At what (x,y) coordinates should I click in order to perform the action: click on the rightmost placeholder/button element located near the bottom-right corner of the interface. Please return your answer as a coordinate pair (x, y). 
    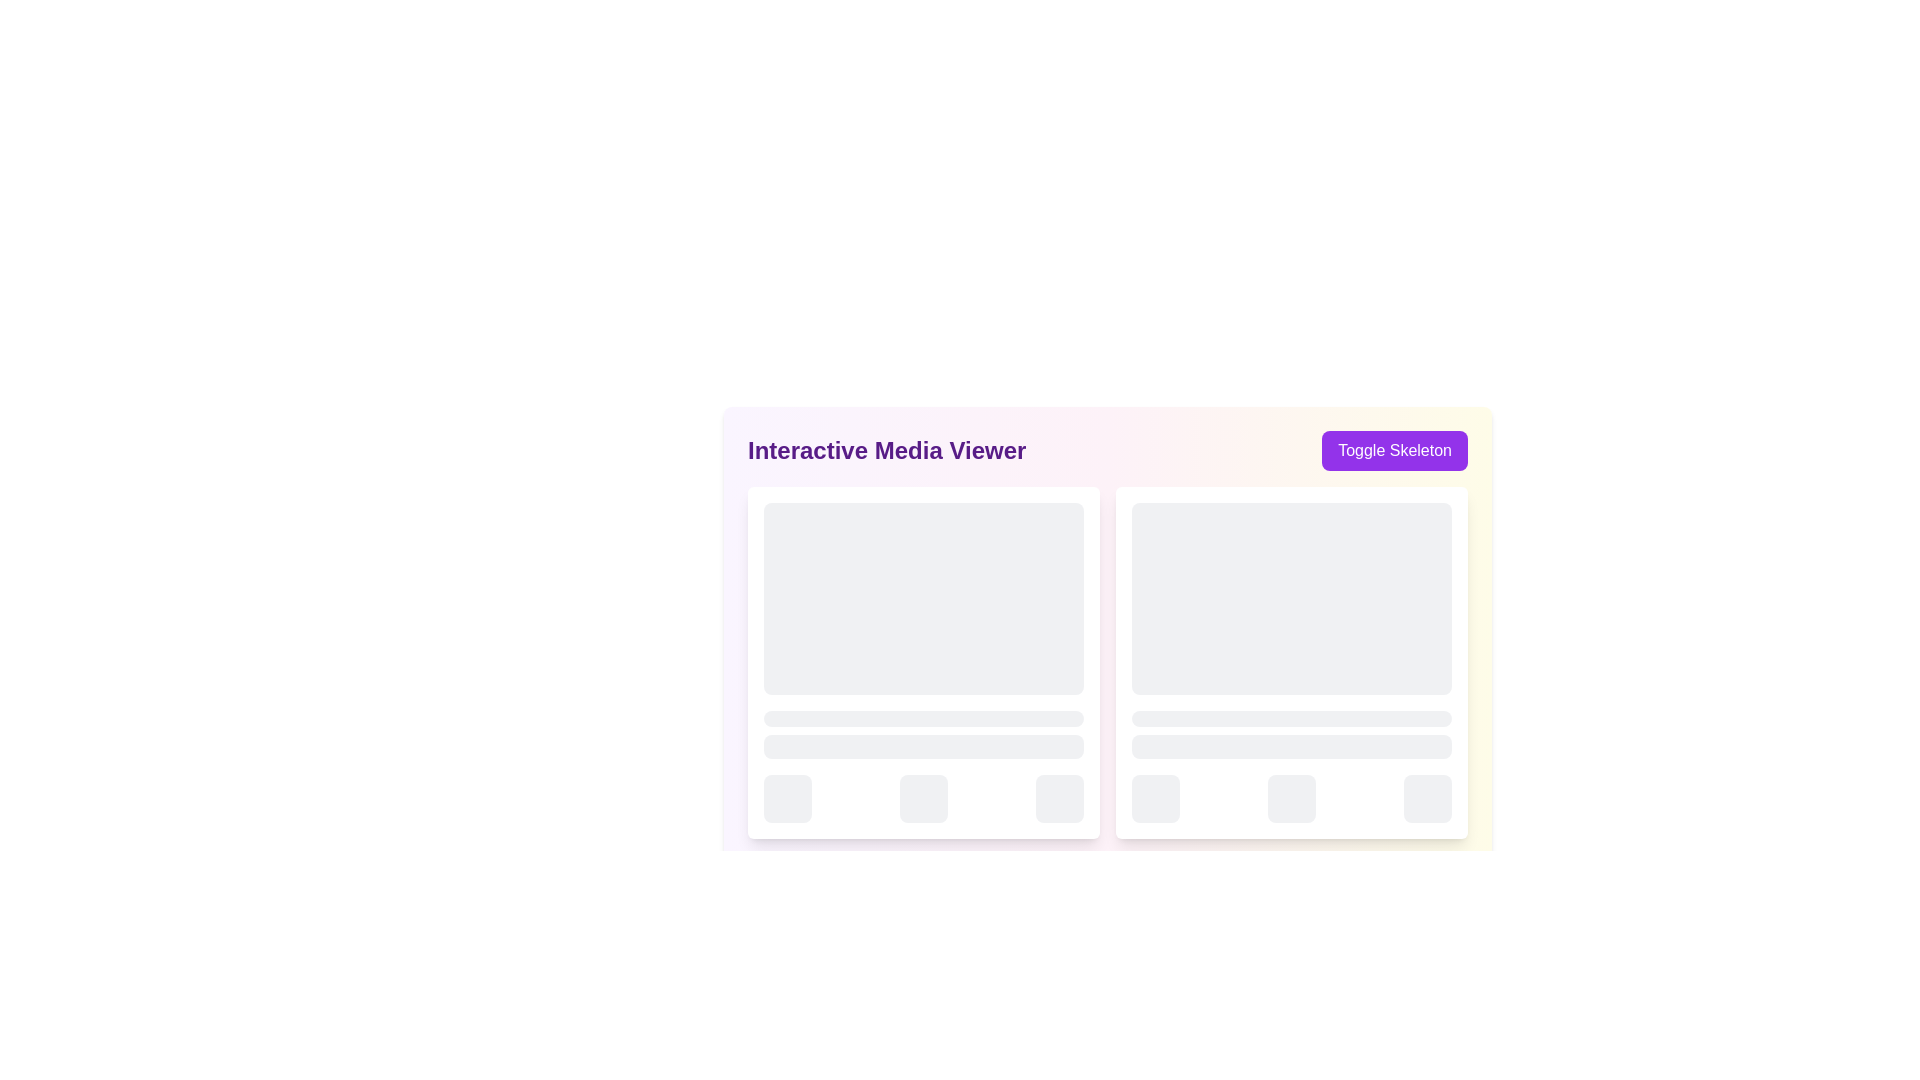
    Looking at the image, I should click on (1427, 797).